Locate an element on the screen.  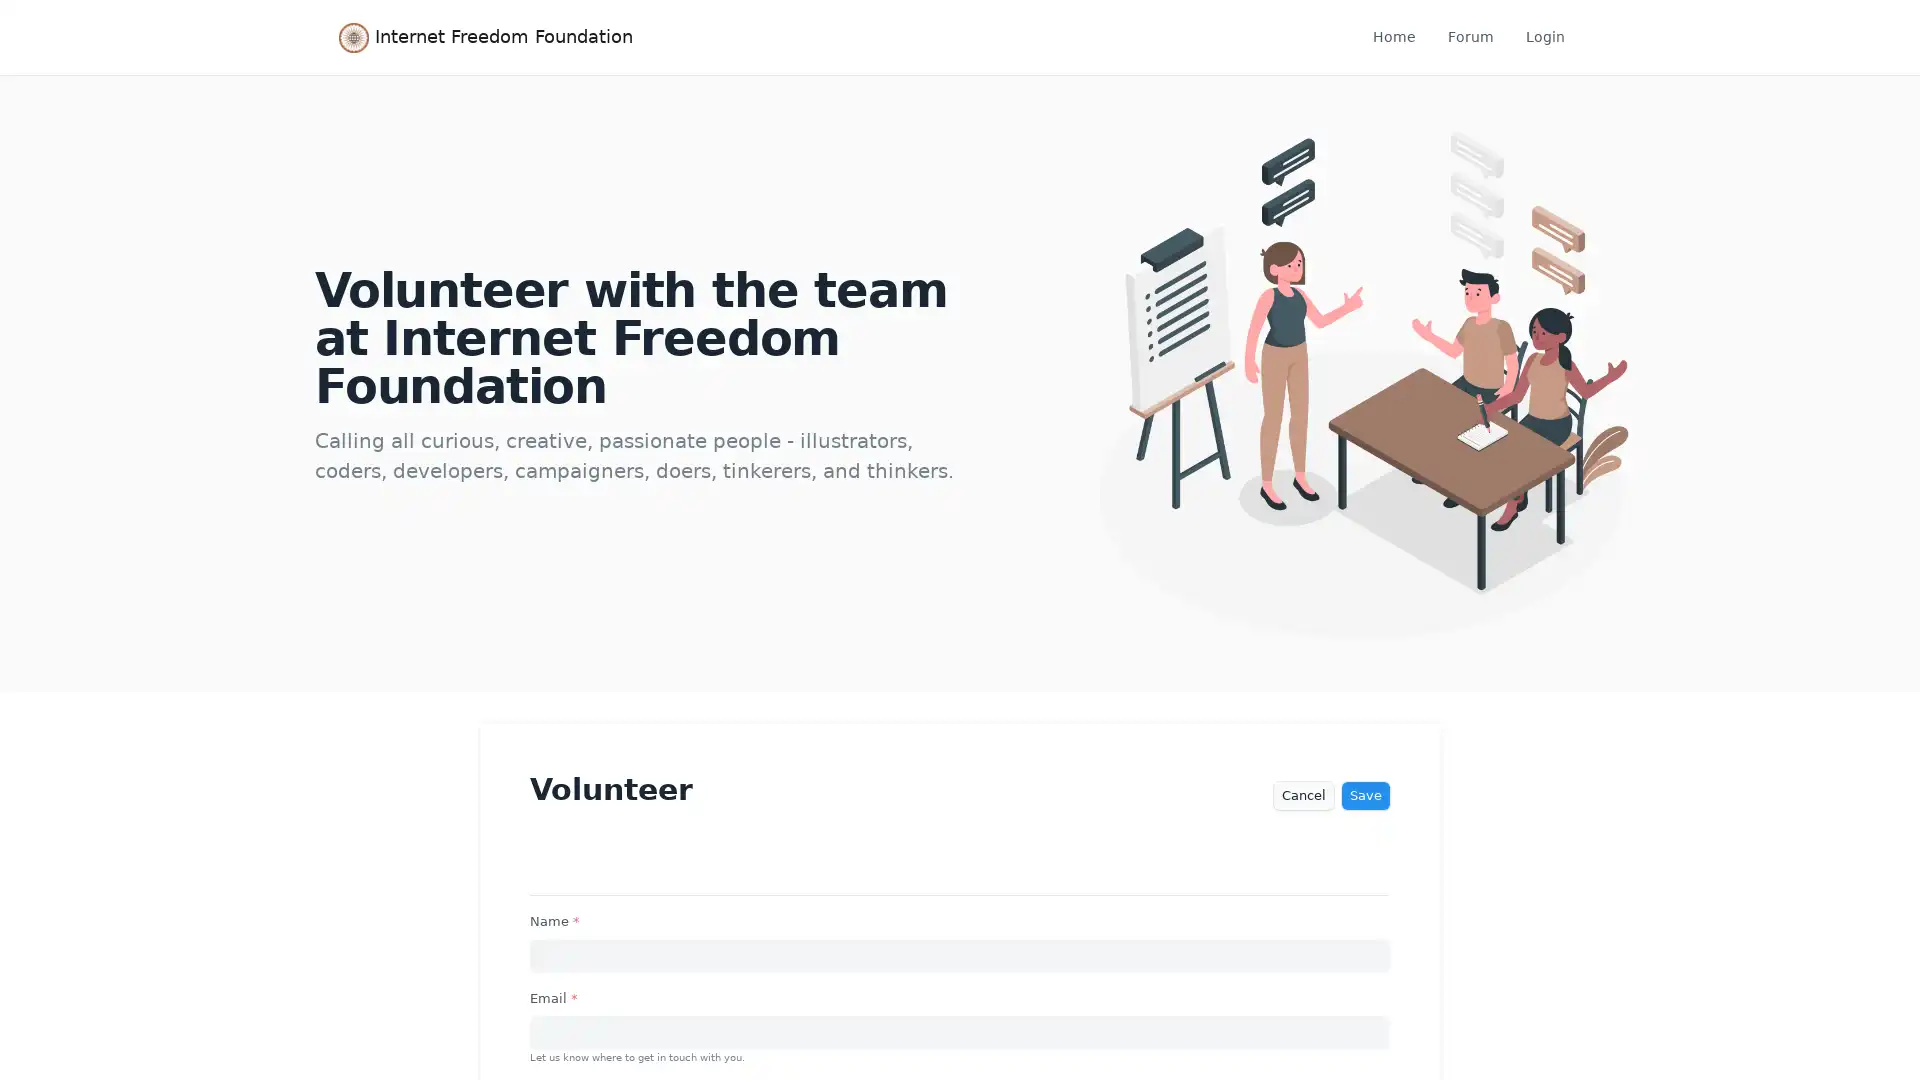
Cancel is located at coordinates (1304, 794).